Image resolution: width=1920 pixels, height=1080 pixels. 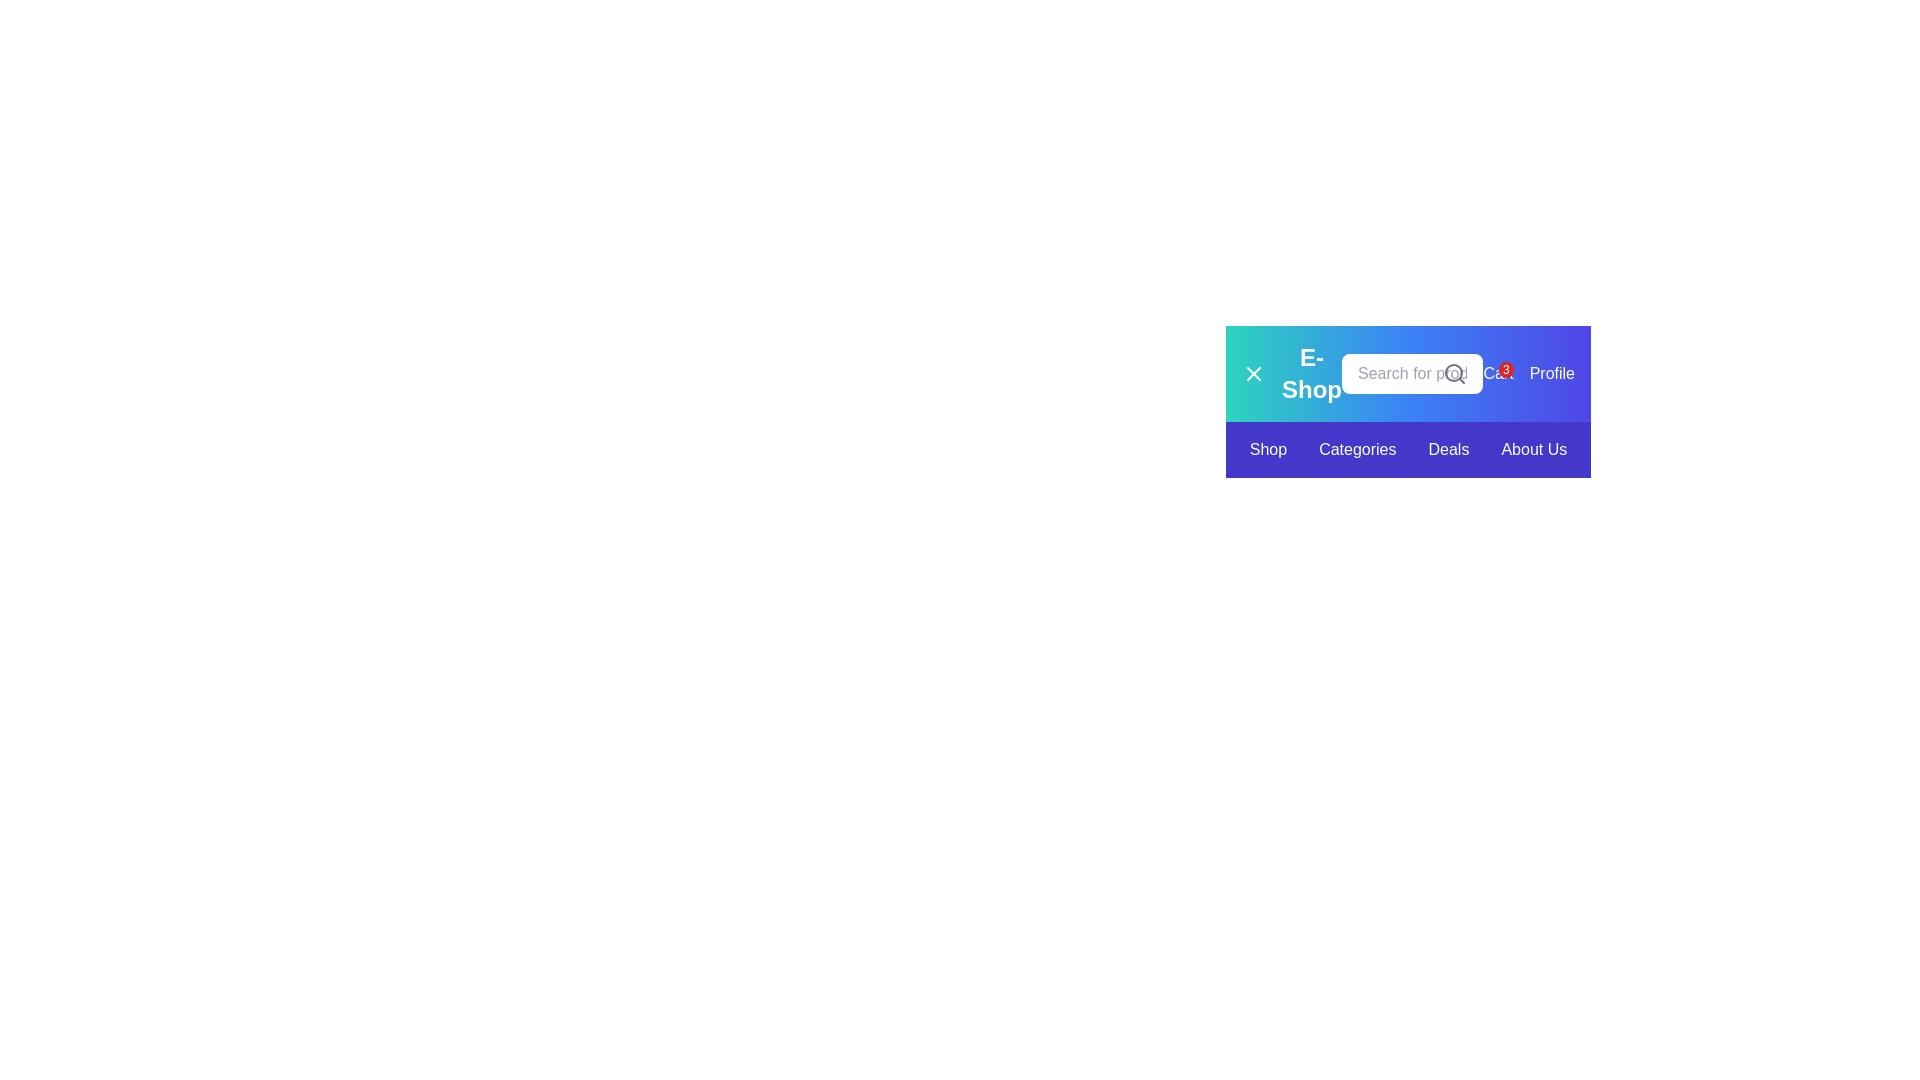 What do you see at coordinates (1528, 374) in the screenshot?
I see `the element located at the far right of the top navigation bar, which combines the functionality for 'Cart' and 'Profile' sections and displays the cart item count` at bounding box center [1528, 374].